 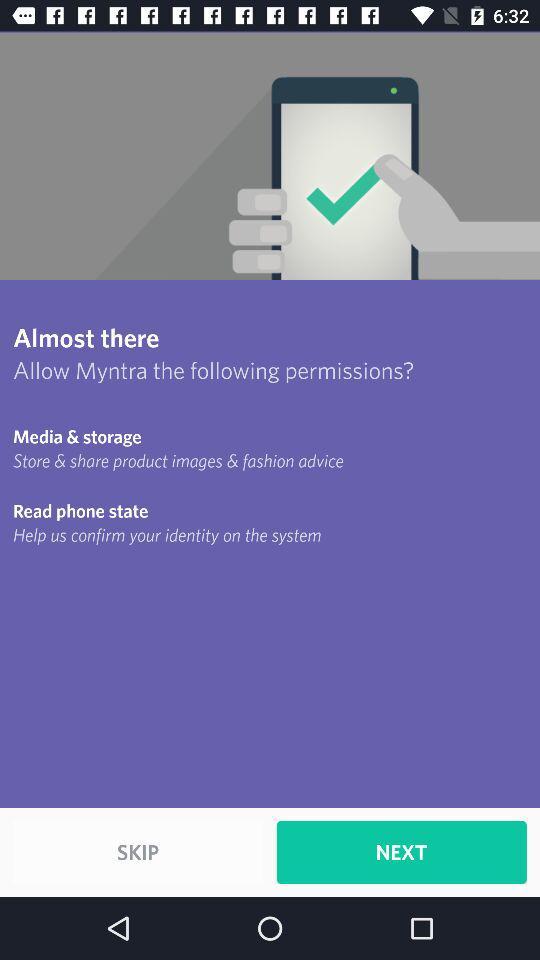 What do you see at coordinates (401, 851) in the screenshot?
I see `the next icon` at bounding box center [401, 851].